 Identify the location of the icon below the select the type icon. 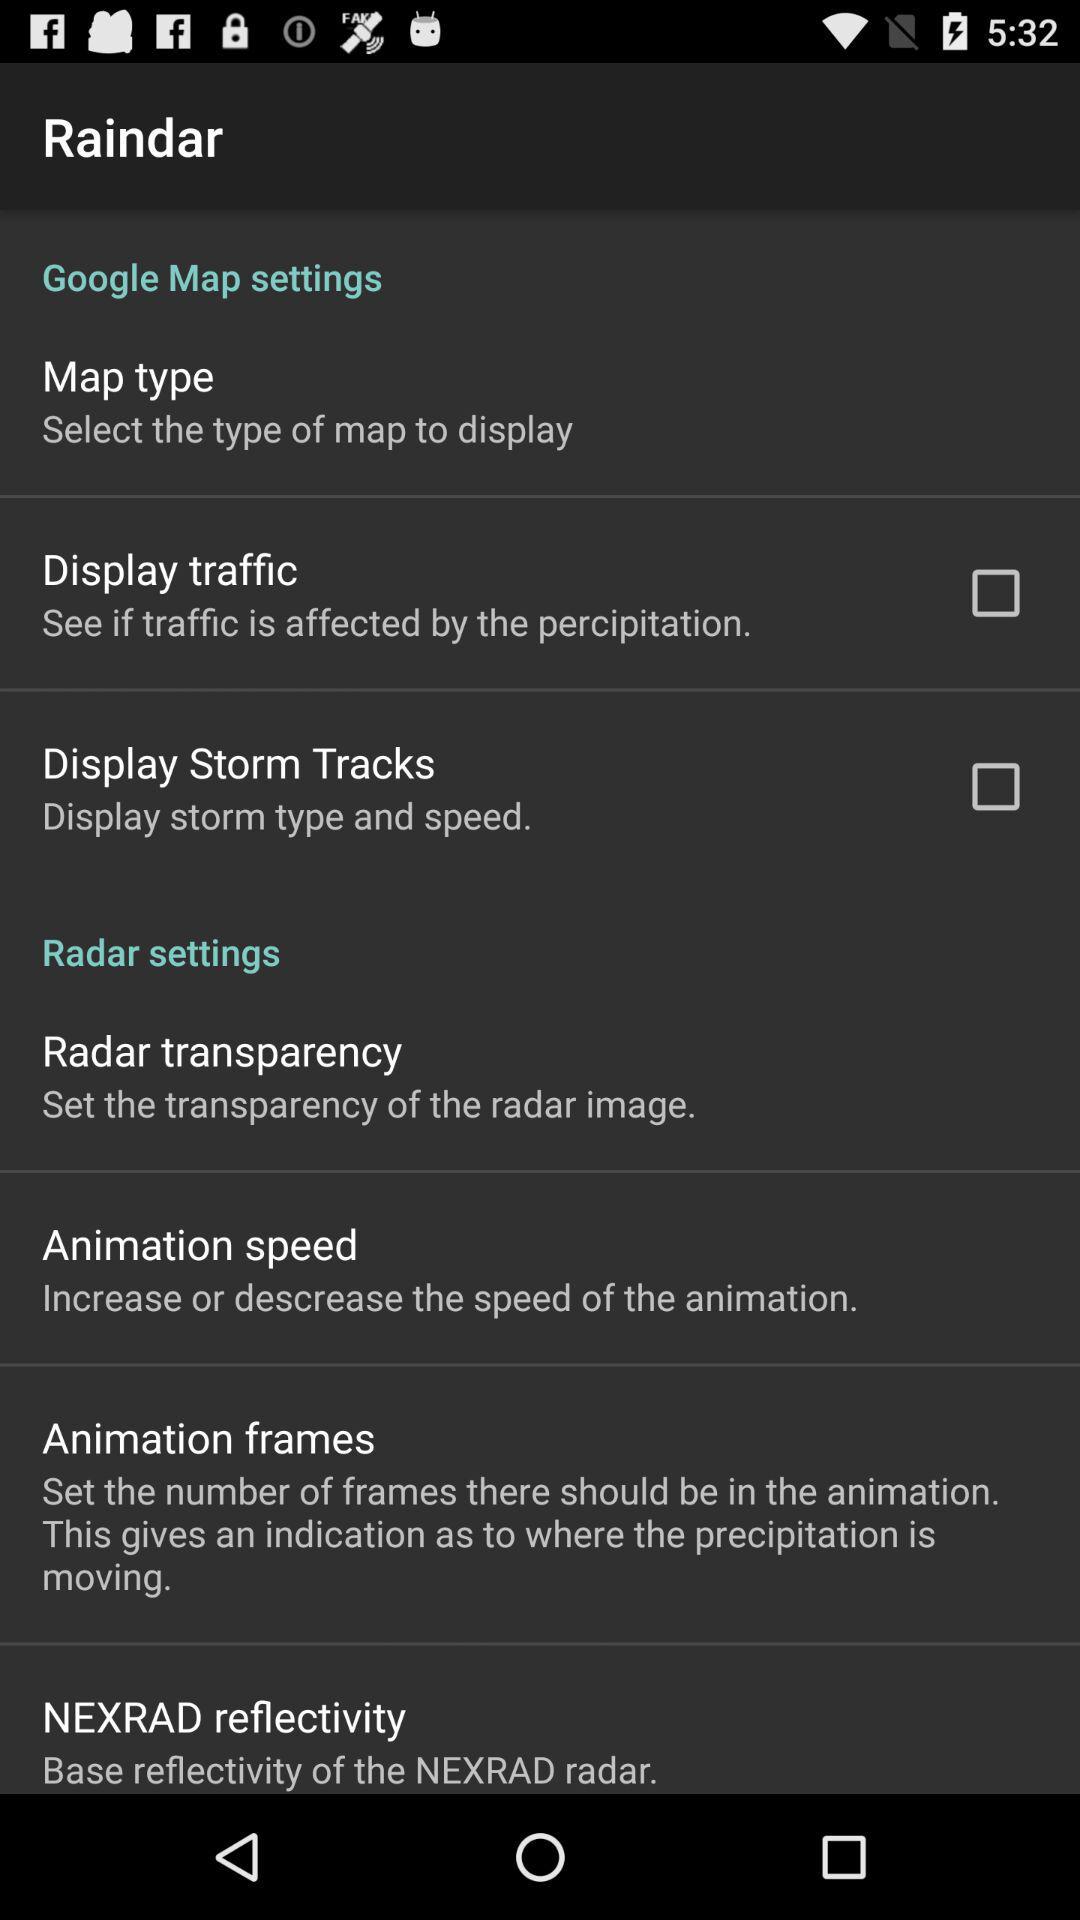
(168, 567).